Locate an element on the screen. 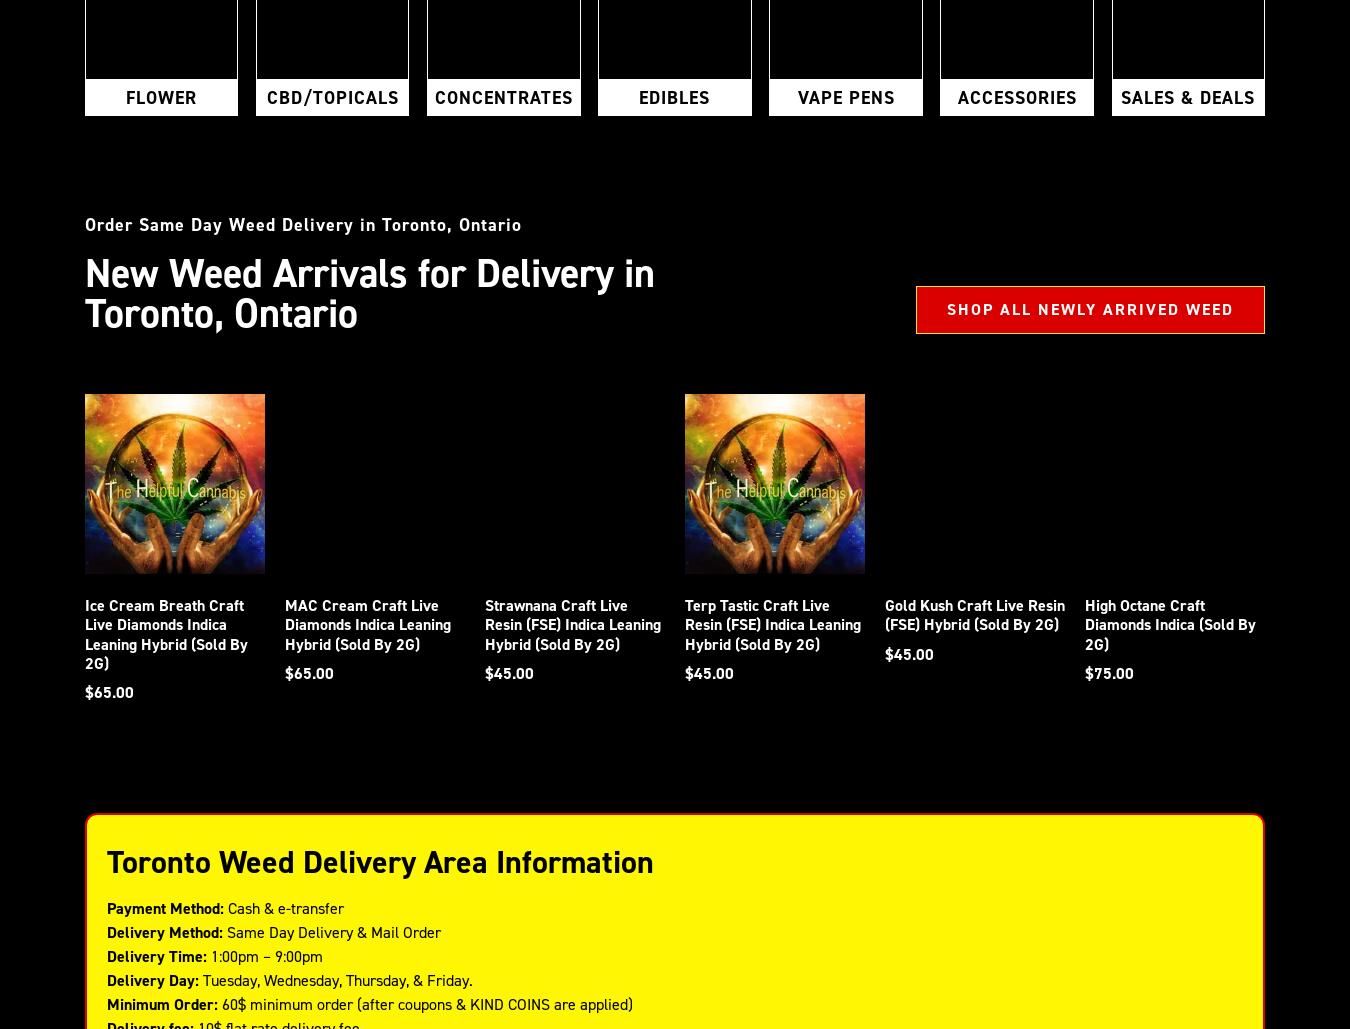 This screenshot has width=1350, height=1029. 'Vape Pens' is located at coordinates (845, 96).